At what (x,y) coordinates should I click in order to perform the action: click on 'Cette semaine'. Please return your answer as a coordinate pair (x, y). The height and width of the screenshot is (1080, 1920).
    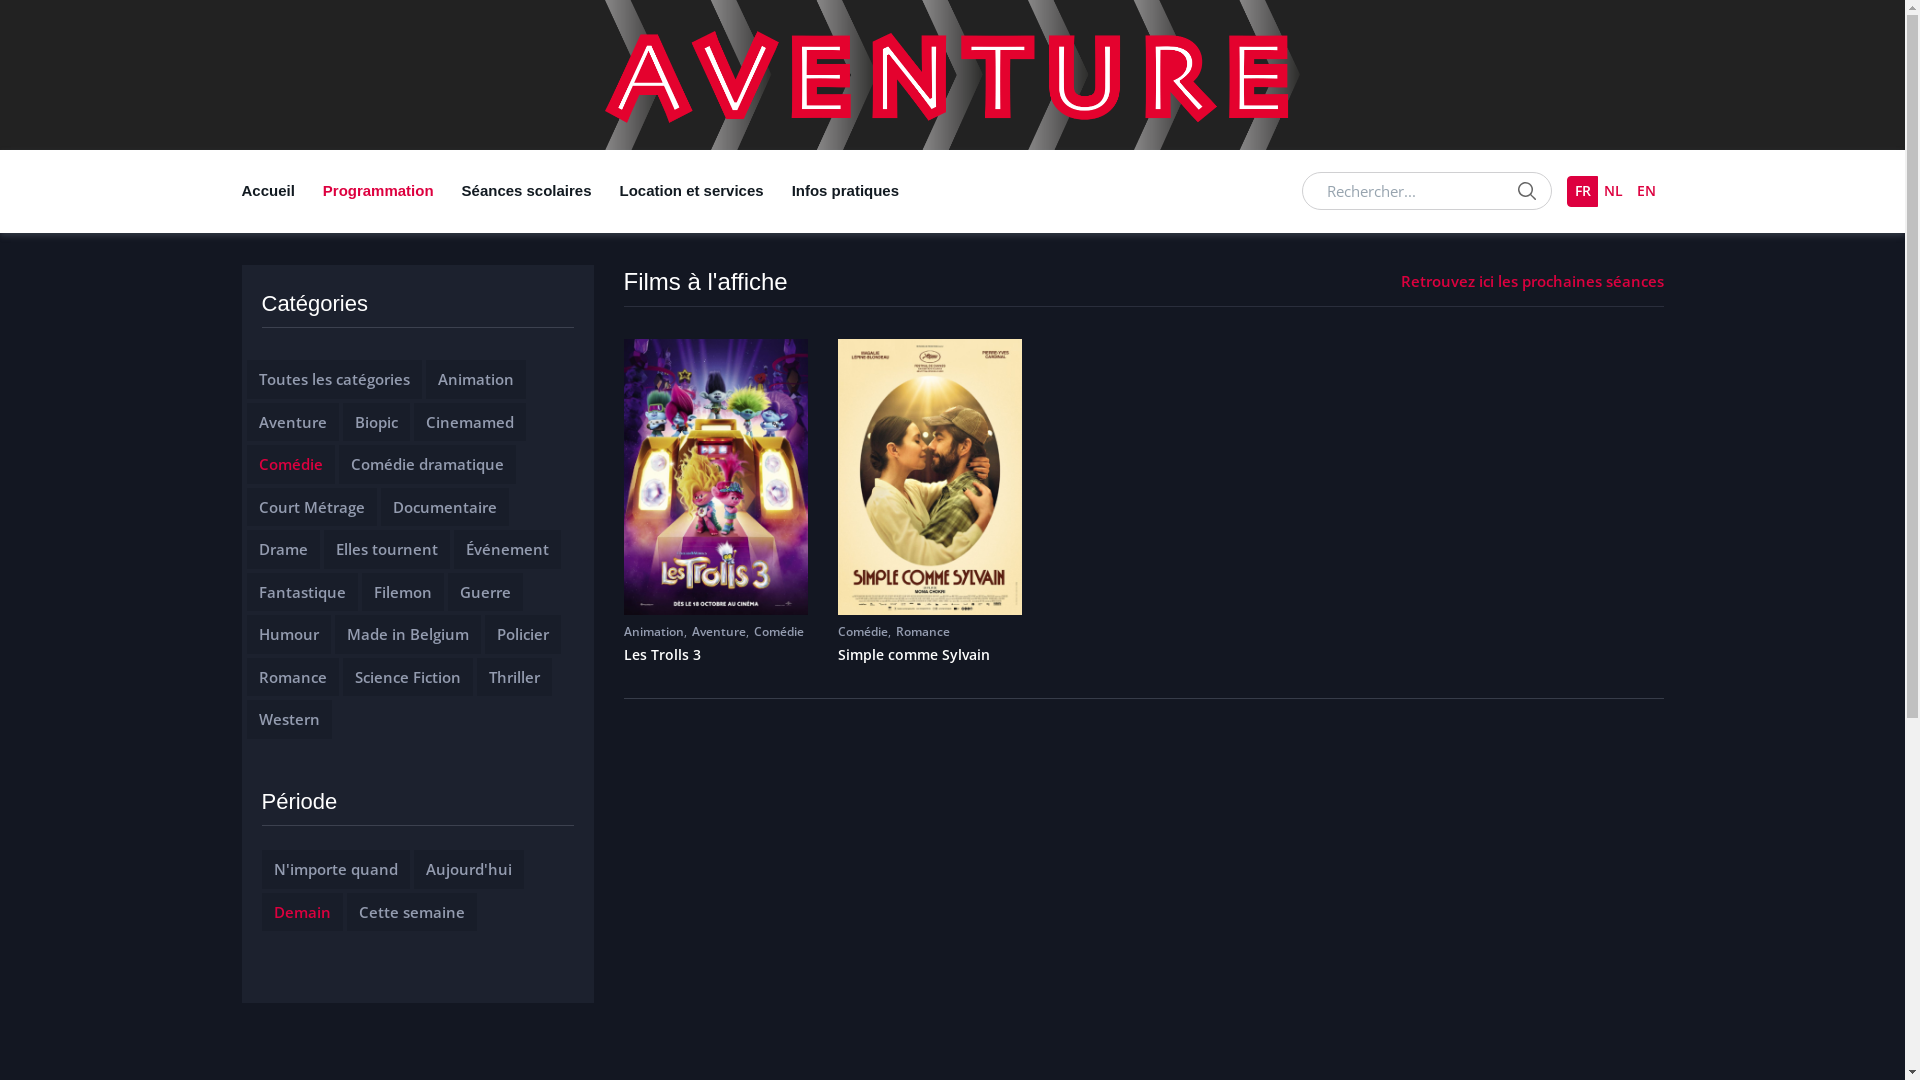
    Looking at the image, I should click on (410, 911).